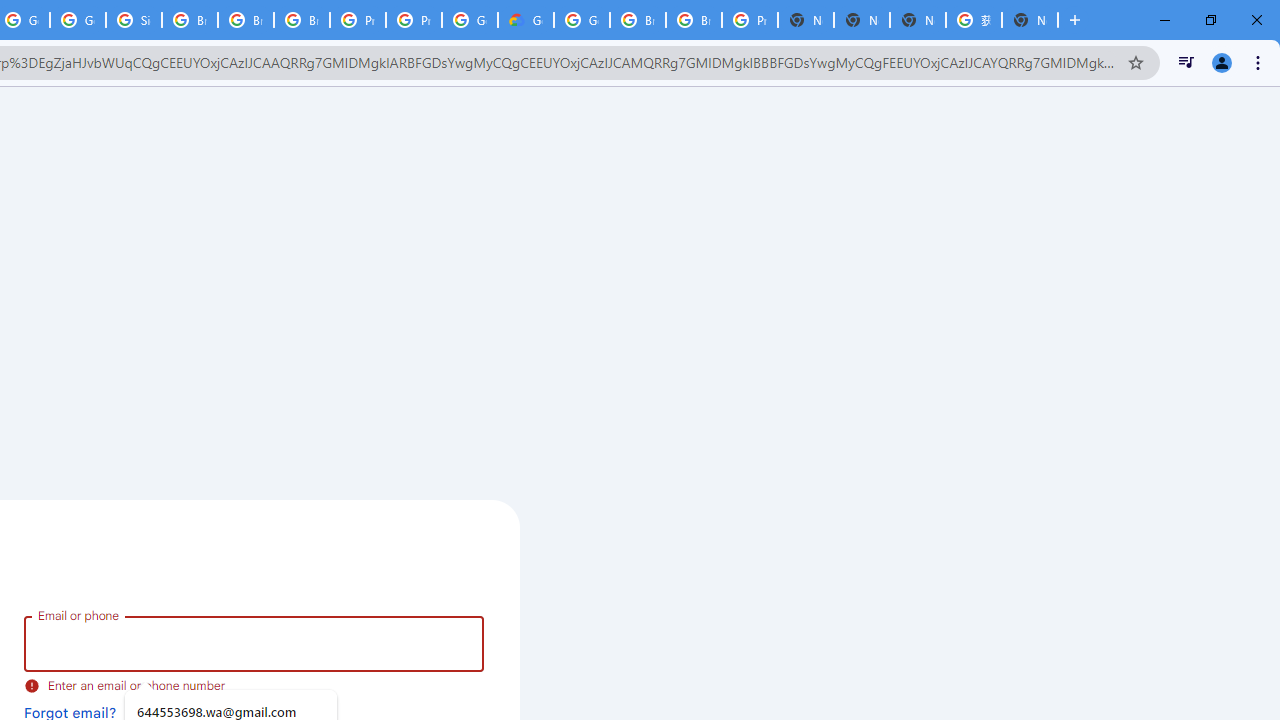  I want to click on 'Sign in - Google Accounts', so click(133, 20).